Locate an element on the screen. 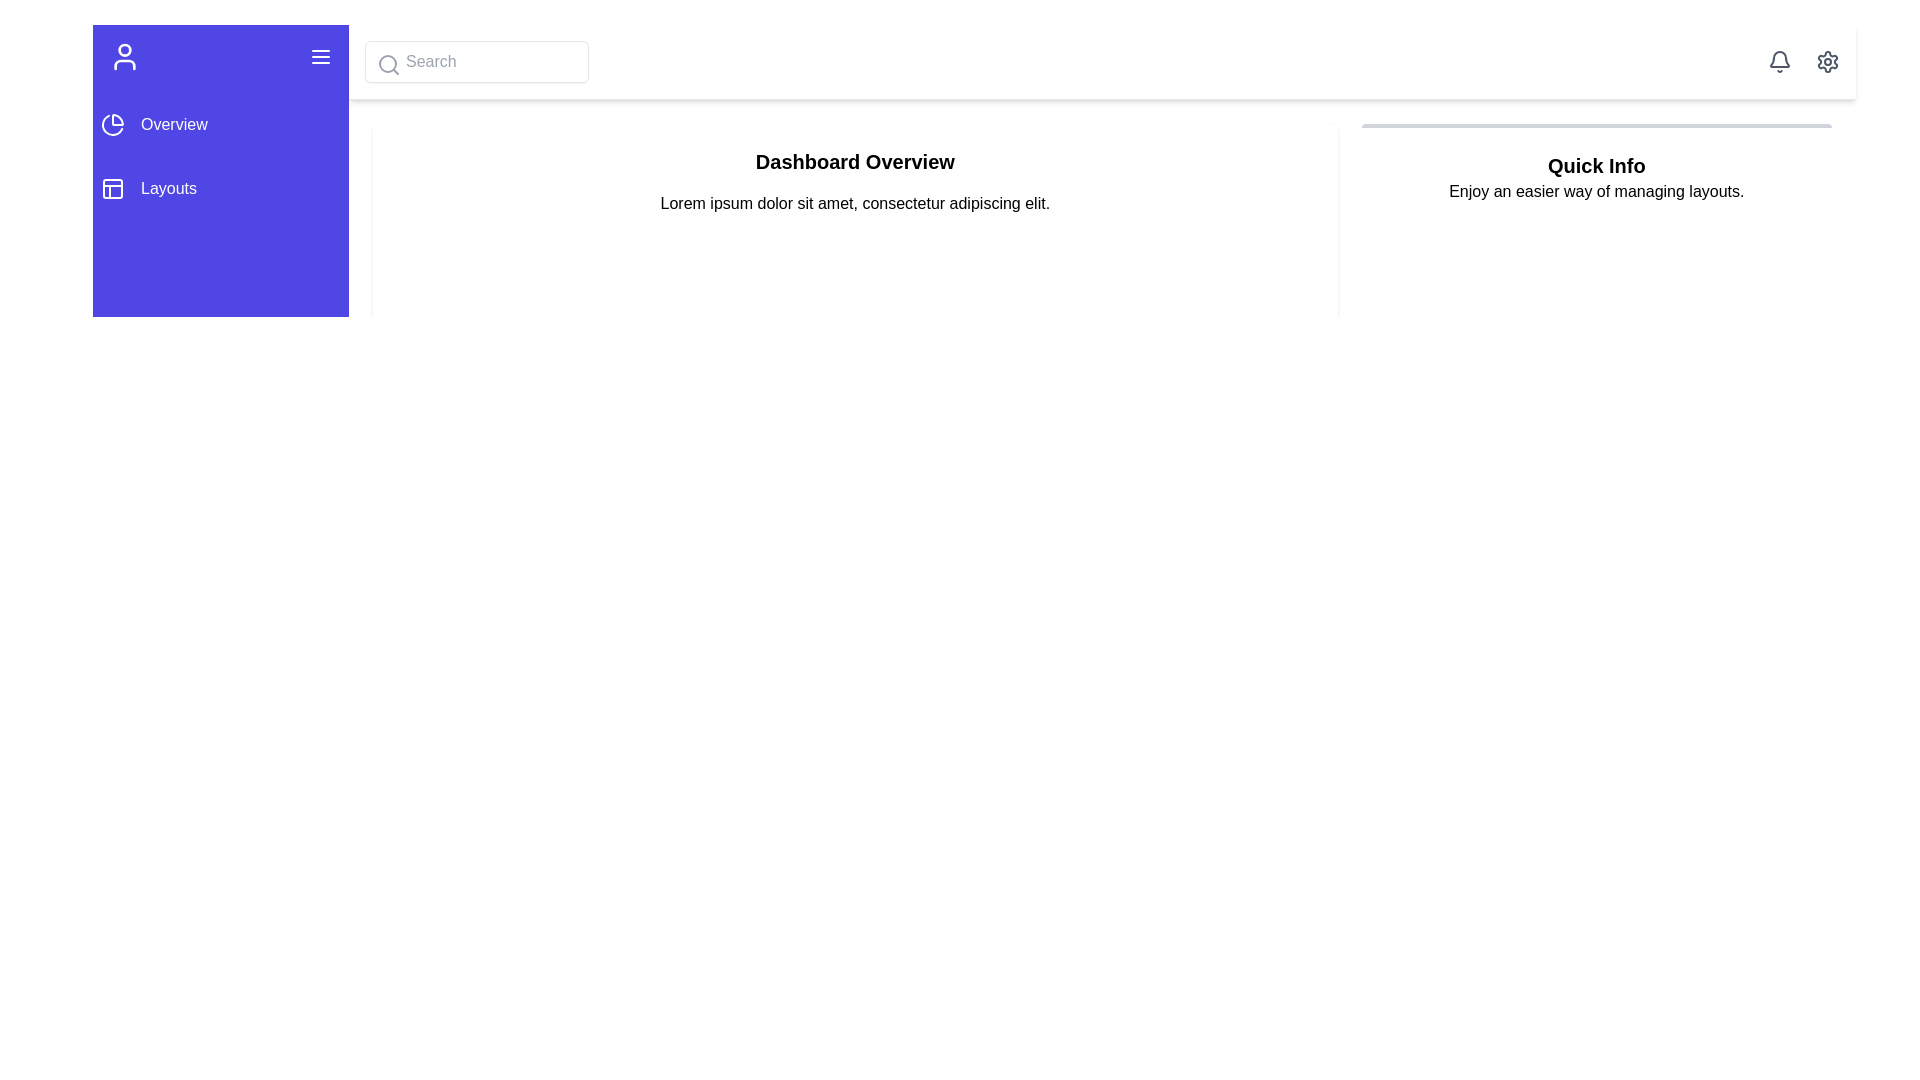 The image size is (1920, 1080). the graphical indicator representing the head of the user within the user profile icon located in the left sidebar at the top area is located at coordinates (123, 49).